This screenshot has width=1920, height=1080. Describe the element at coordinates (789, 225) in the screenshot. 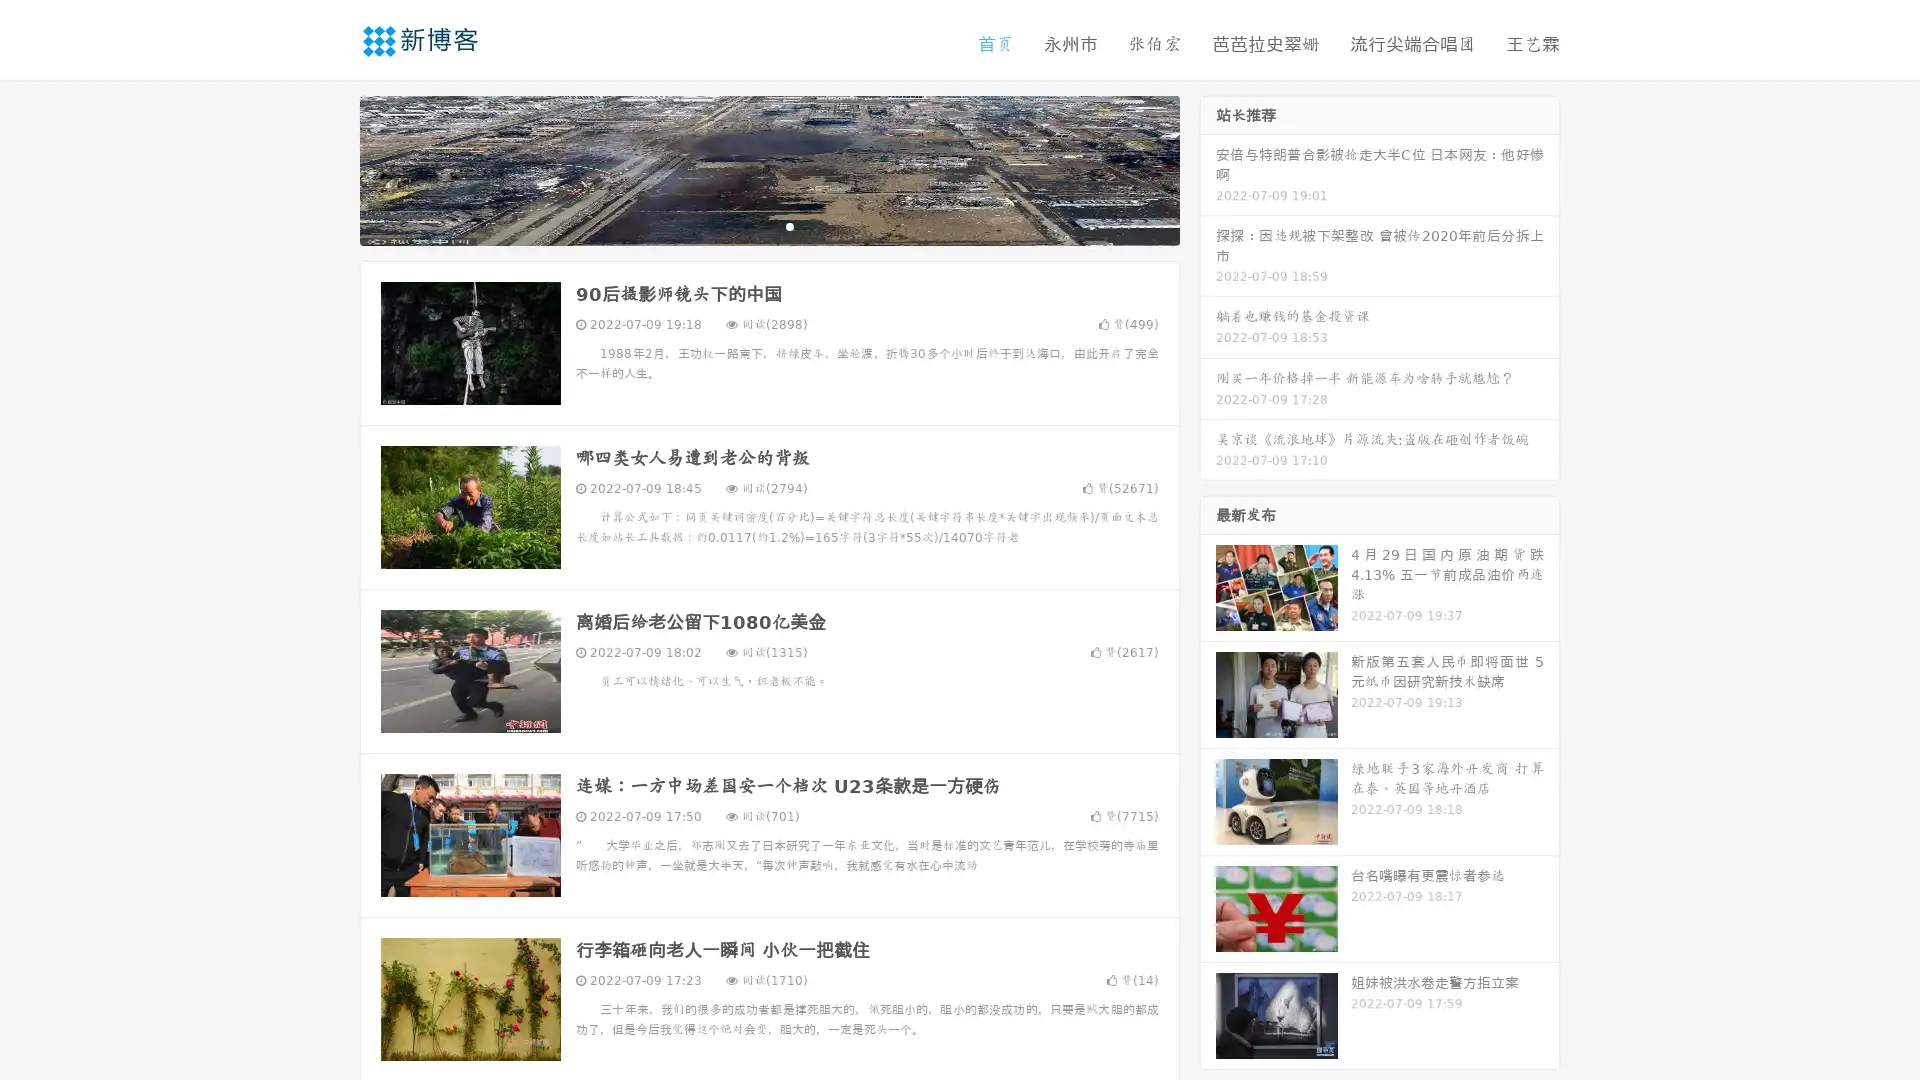

I see `Go to slide 3` at that location.